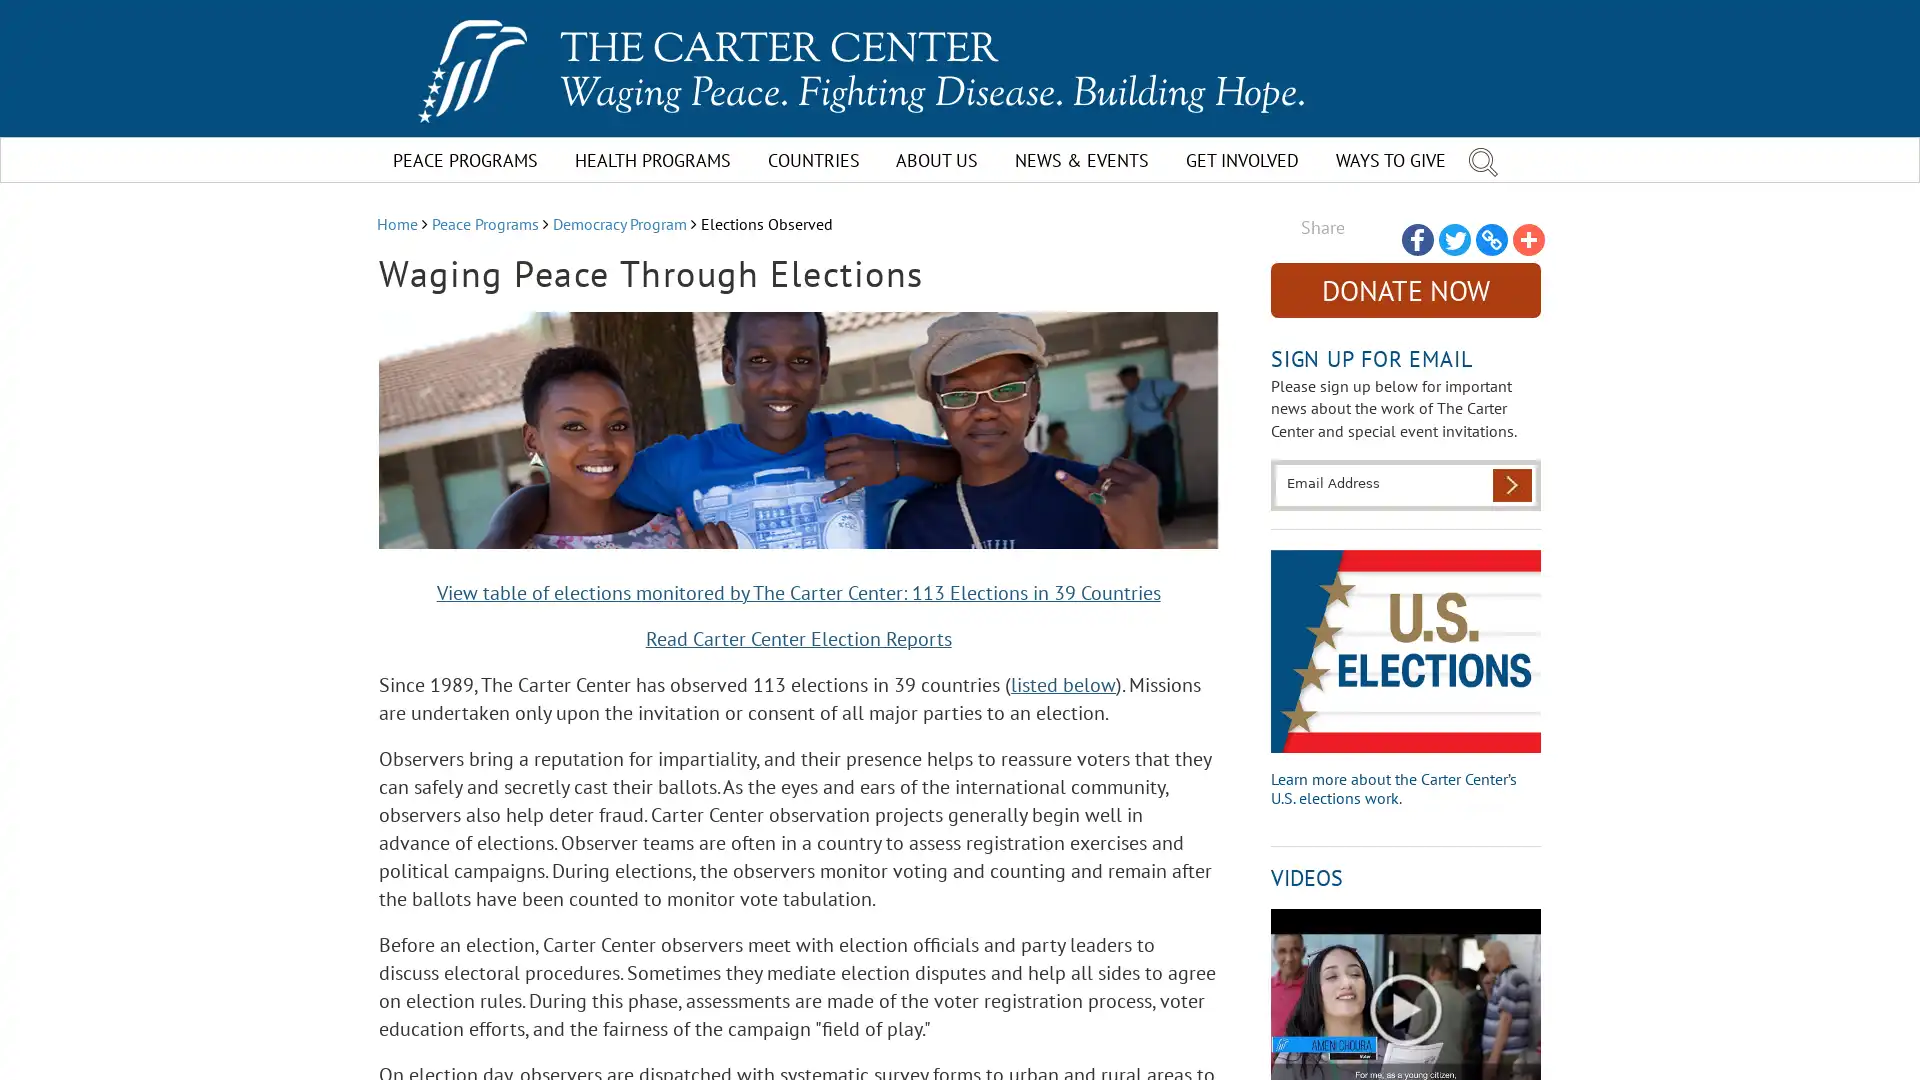  Describe the element at coordinates (1492, 238) in the screenshot. I see `Share to Copy Link` at that location.